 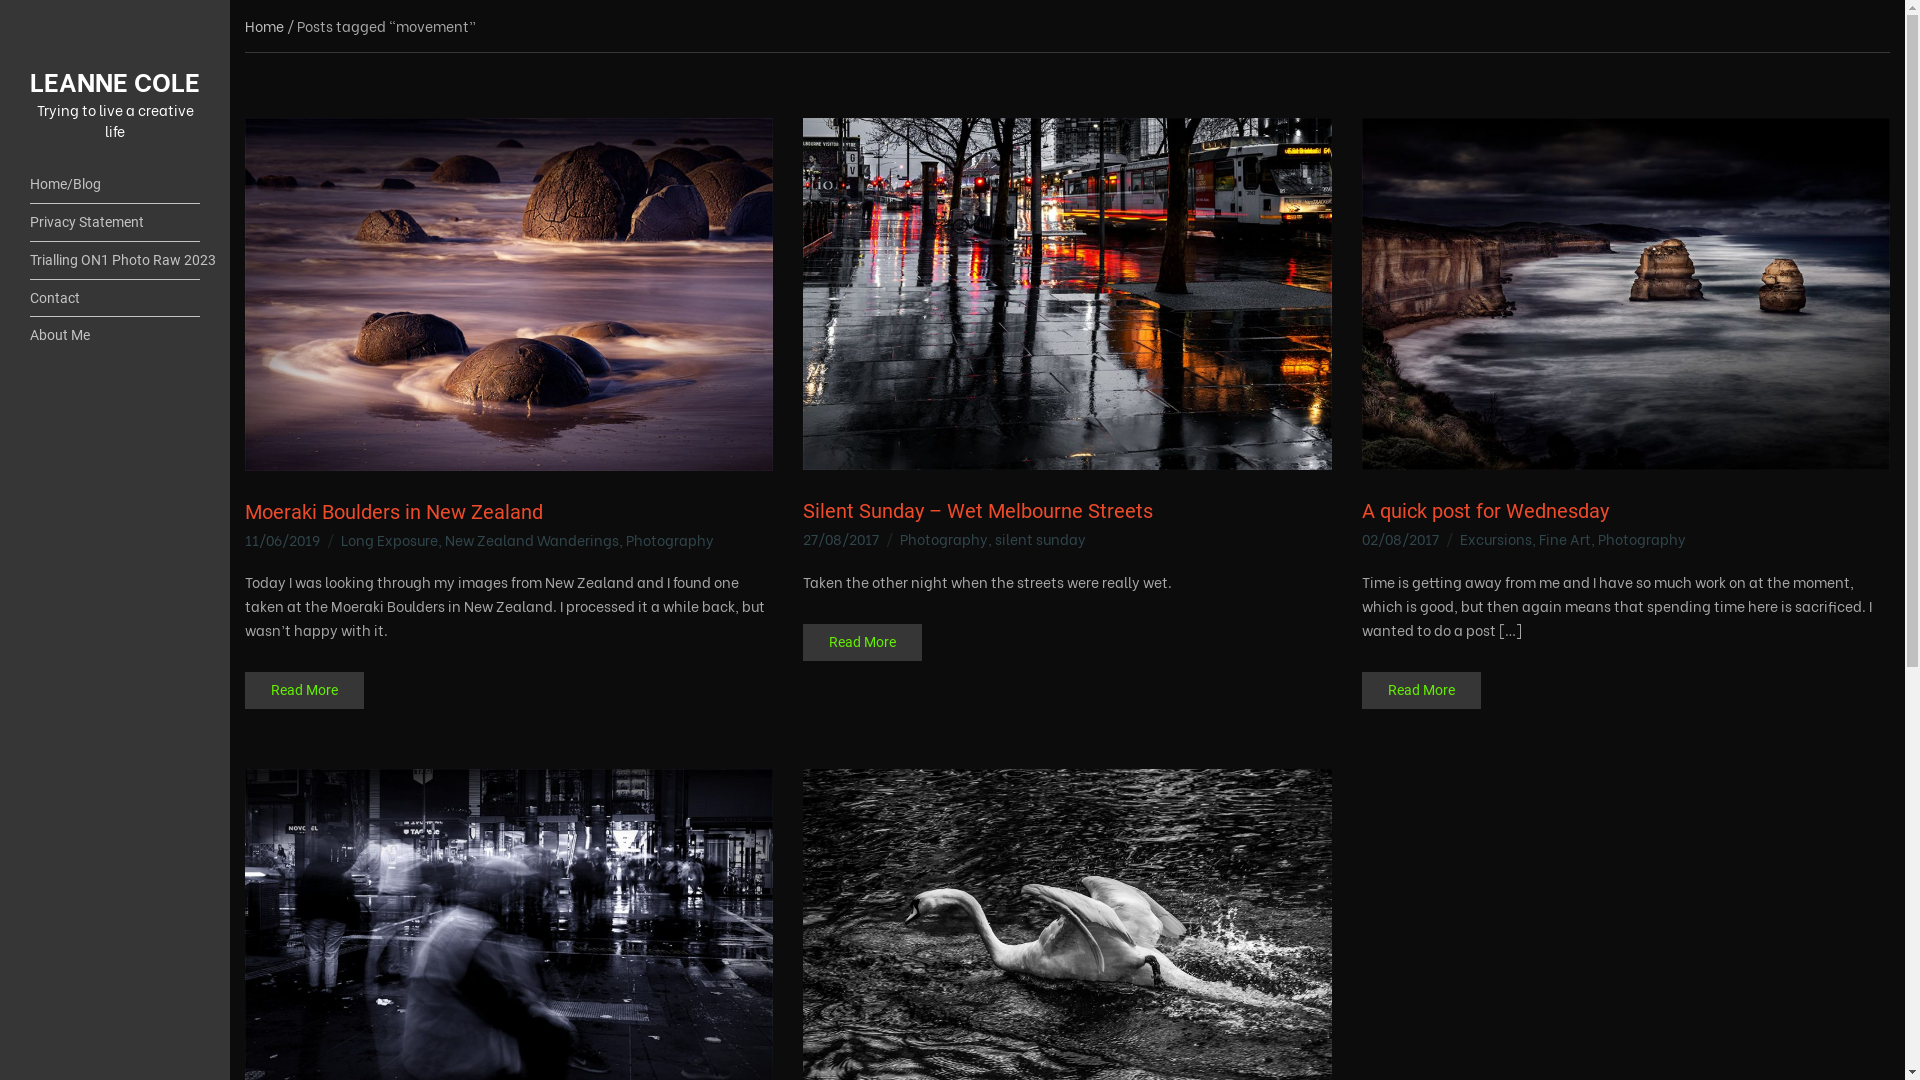 I want to click on 'Home', so click(x=263, y=25).